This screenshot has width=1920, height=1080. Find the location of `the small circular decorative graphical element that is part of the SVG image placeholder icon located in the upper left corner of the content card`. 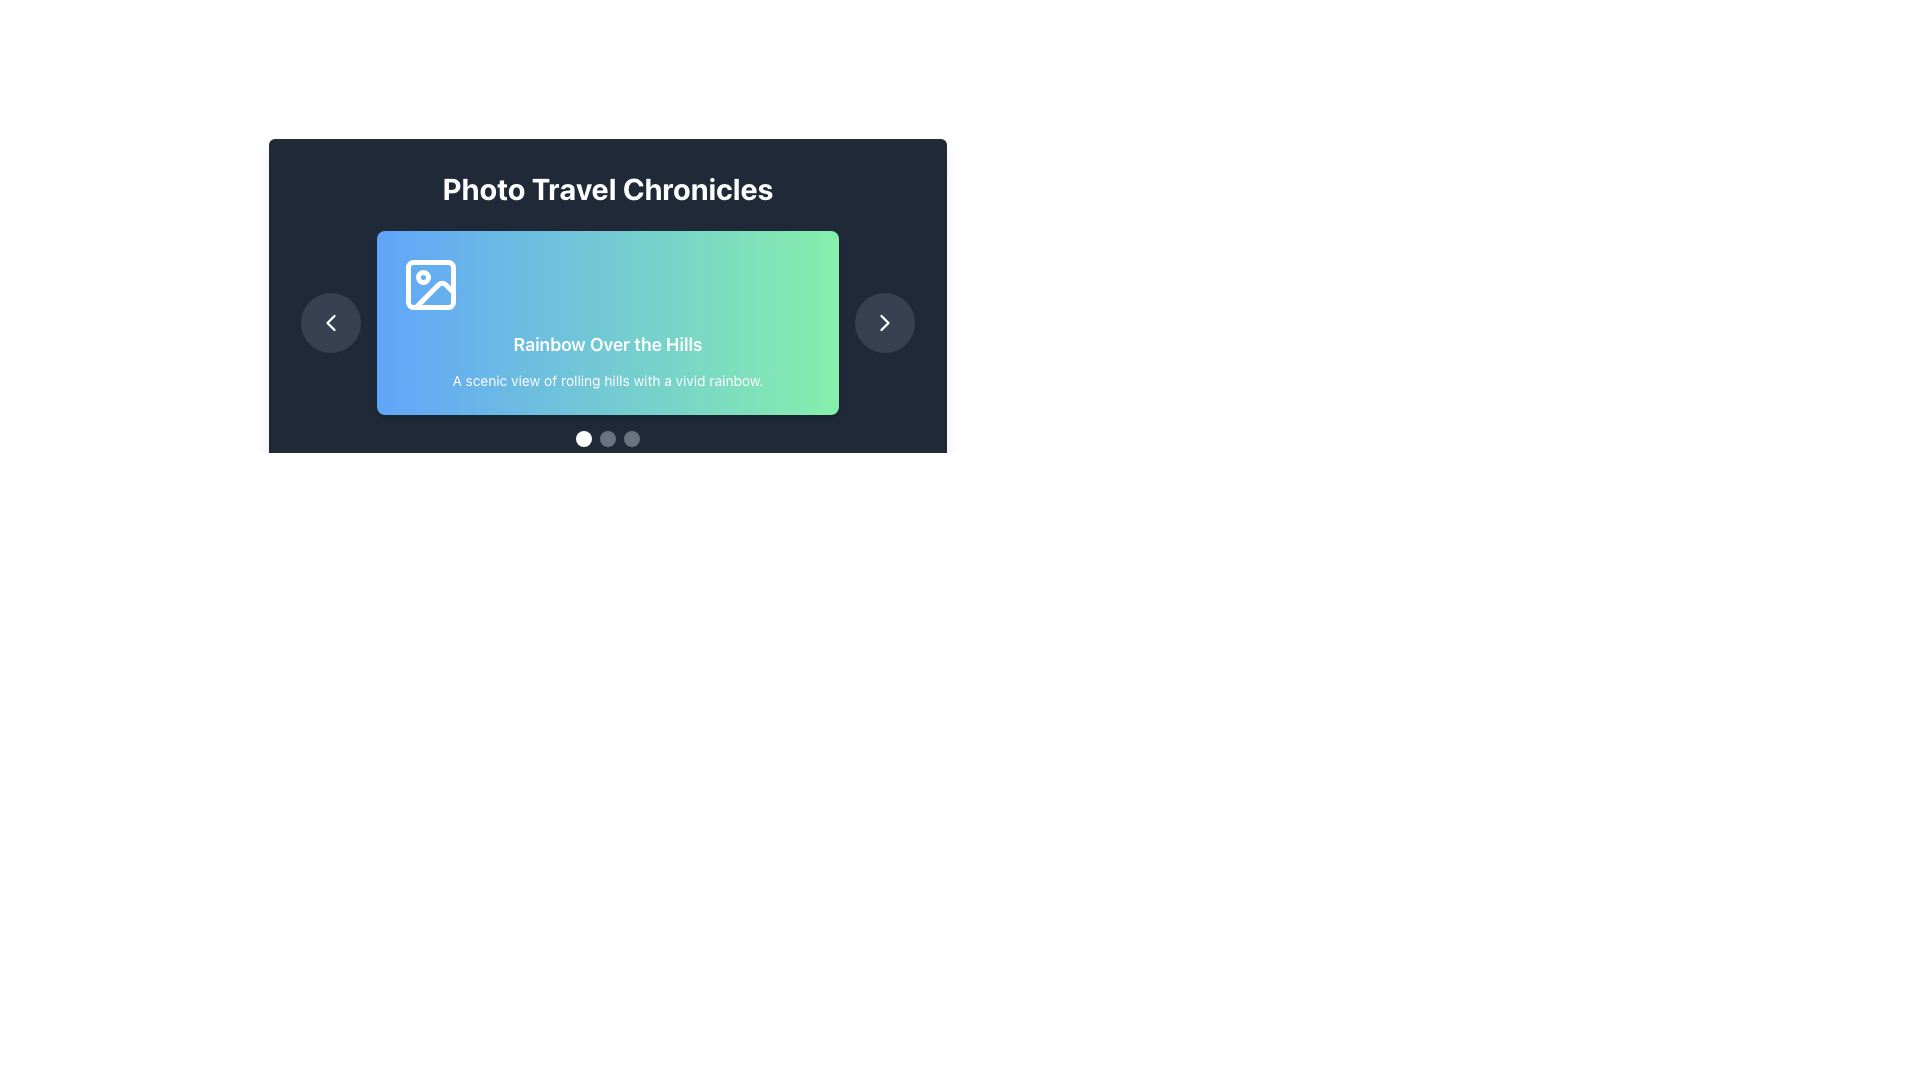

the small circular decorative graphical element that is part of the SVG image placeholder icon located in the upper left corner of the content card is located at coordinates (422, 277).